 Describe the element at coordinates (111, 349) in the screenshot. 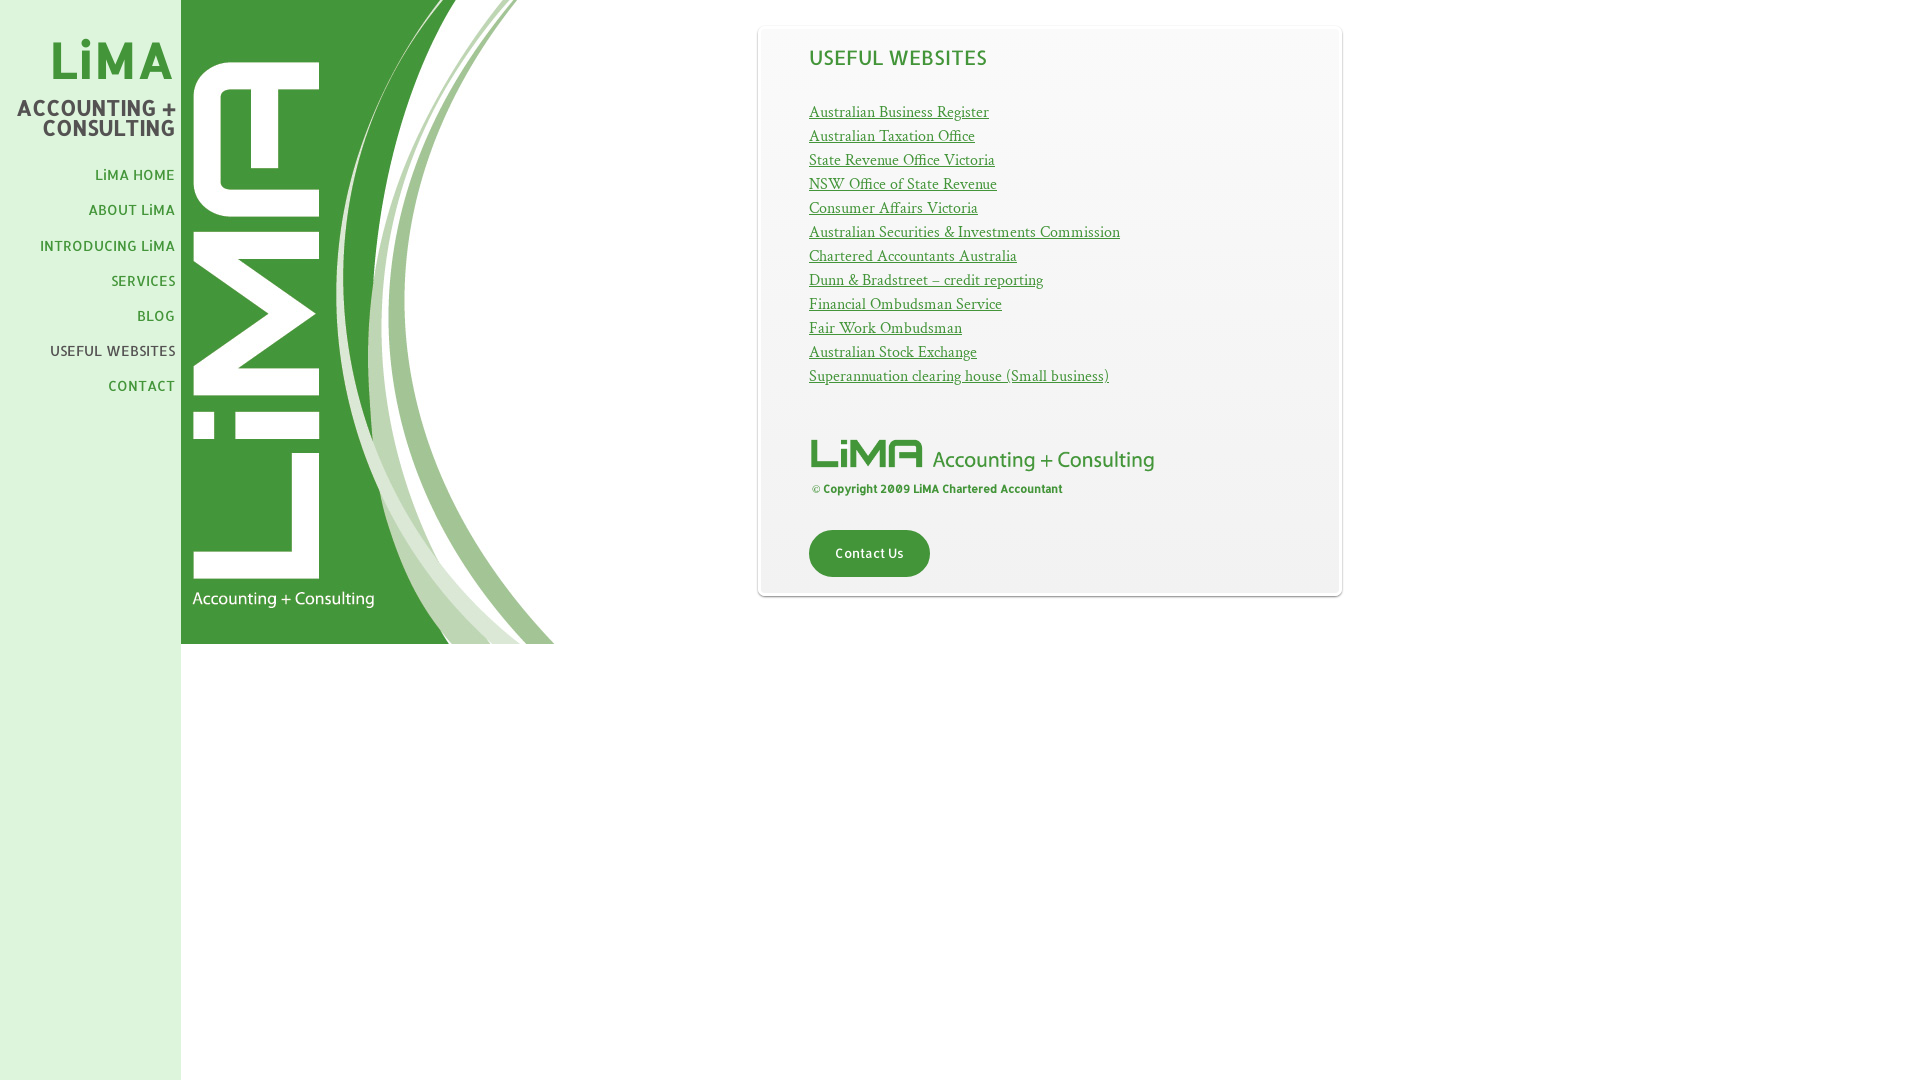

I see `'USEFUL WEBSITES'` at that location.